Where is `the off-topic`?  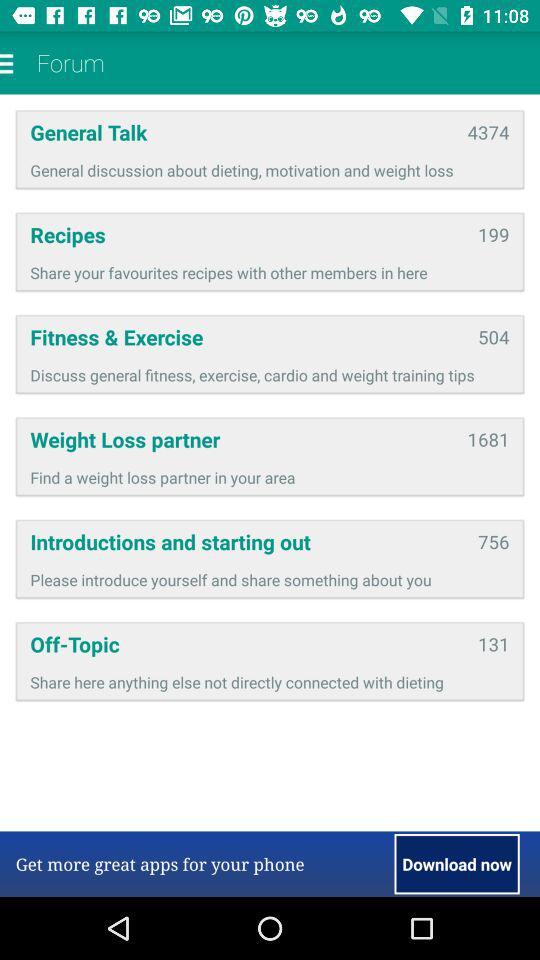 the off-topic is located at coordinates (247, 643).